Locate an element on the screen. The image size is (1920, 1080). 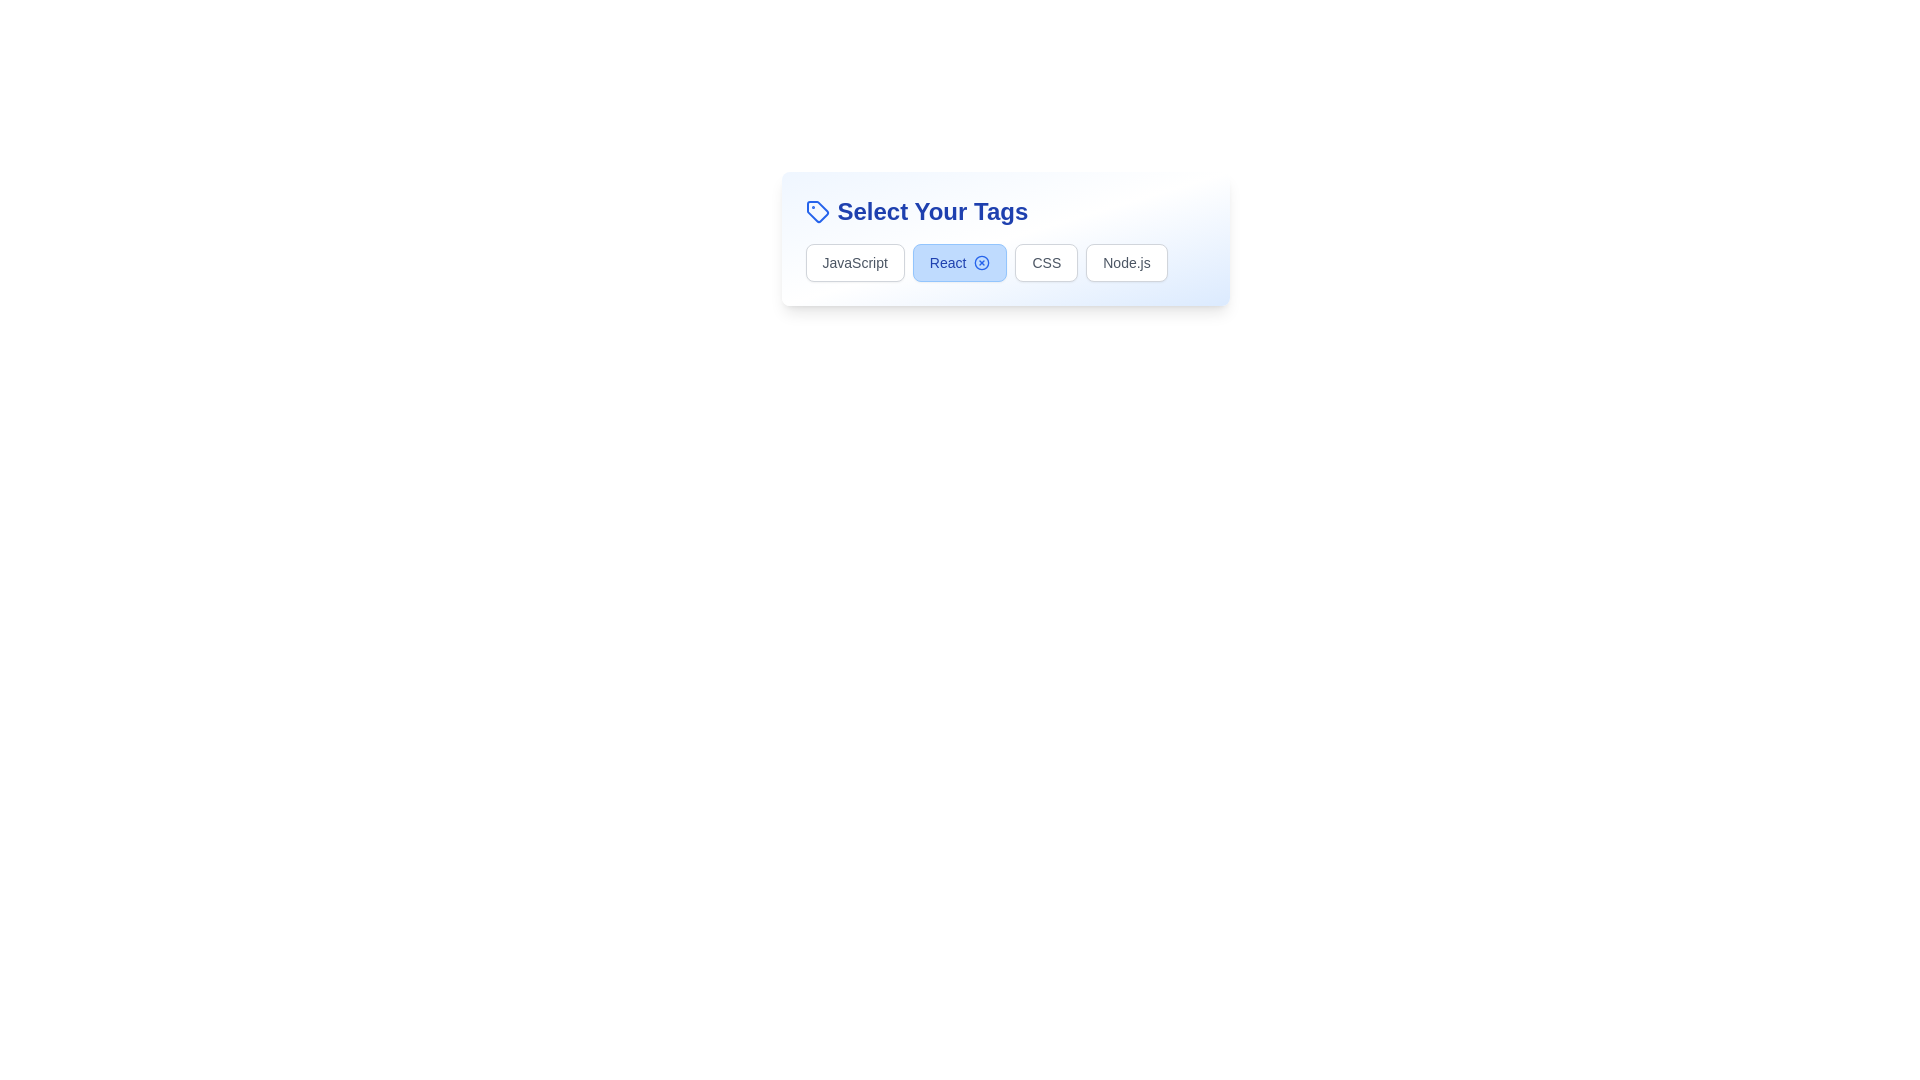
the decorative circle SVG element located to the right of the 'React' tag button, which serves as a visual indicator is located at coordinates (982, 261).